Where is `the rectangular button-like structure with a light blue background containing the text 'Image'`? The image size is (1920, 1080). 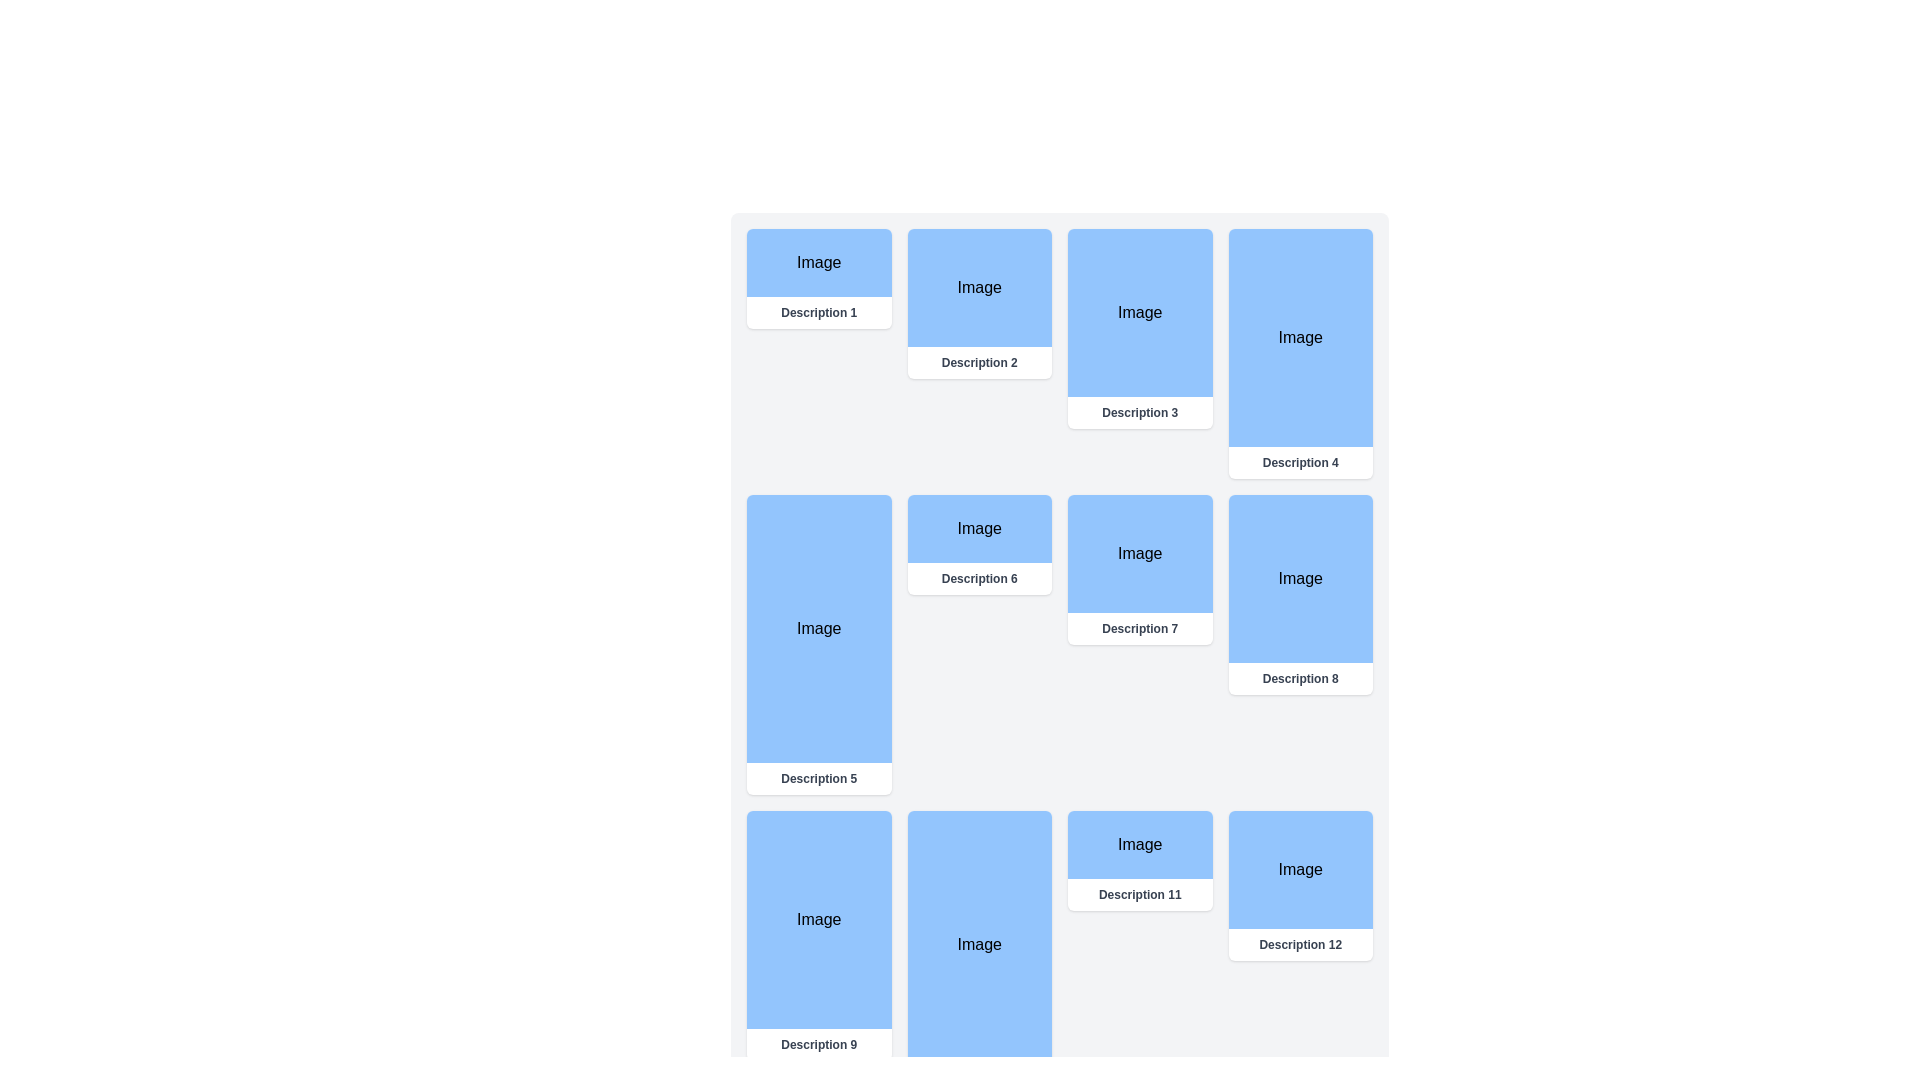 the rectangular button-like structure with a light blue background containing the text 'Image' is located at coordinates (1140, 844).